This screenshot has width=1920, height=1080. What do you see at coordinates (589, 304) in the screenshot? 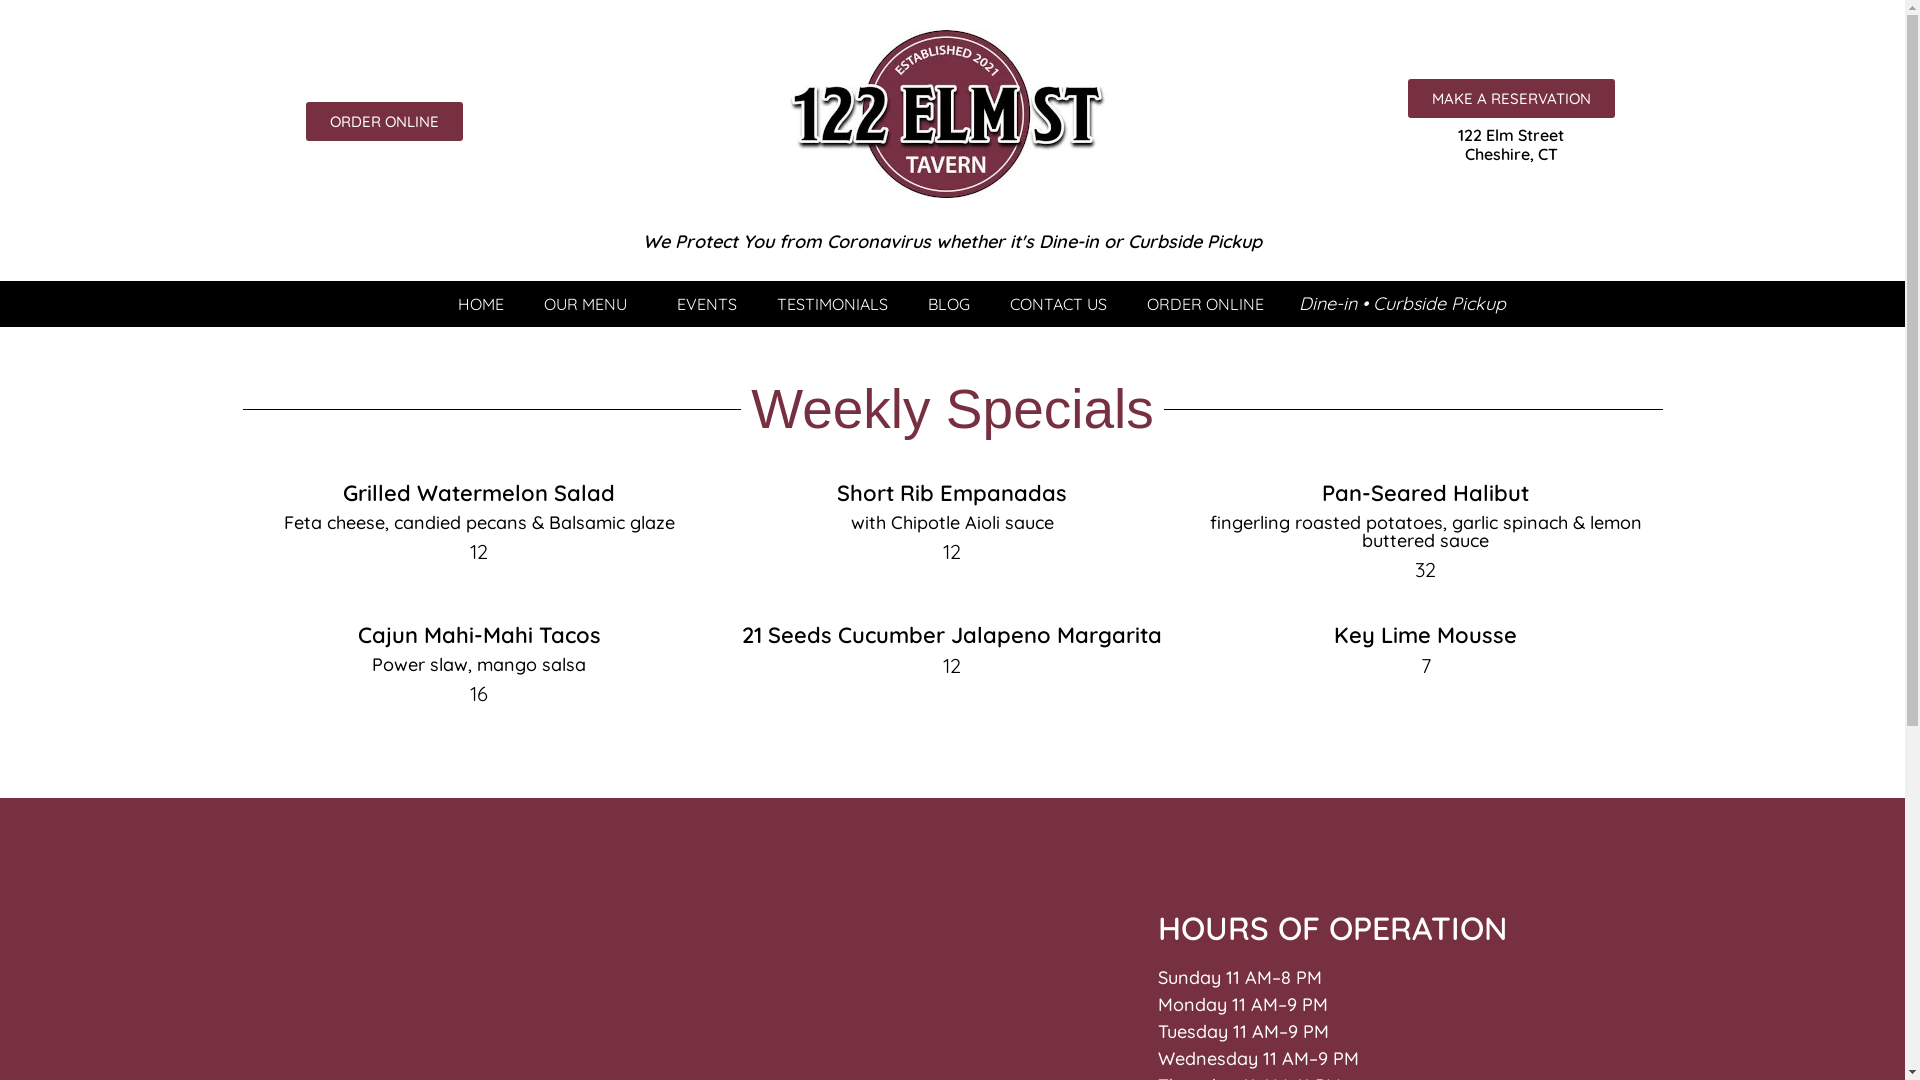
I see `'OUR MENU'` at bounding box center [589, 304].